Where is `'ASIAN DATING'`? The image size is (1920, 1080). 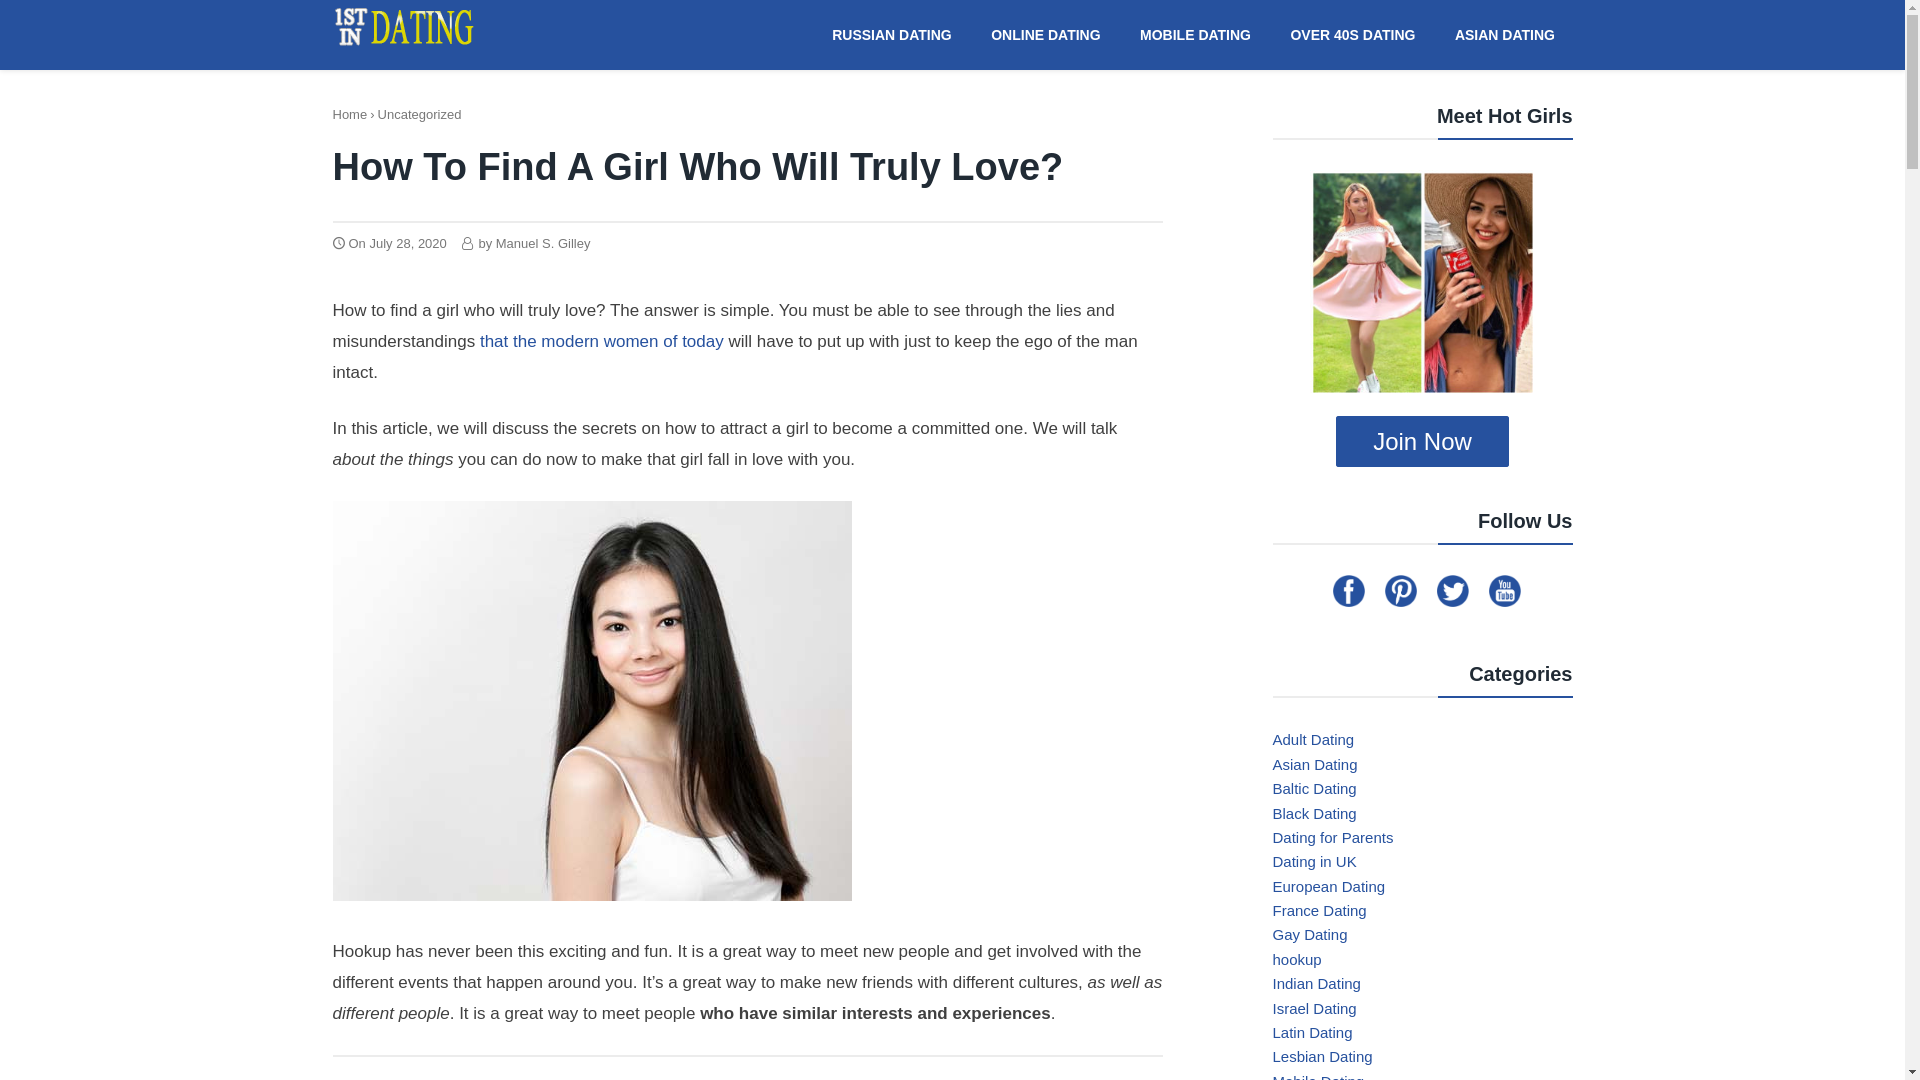 'ASIAN DATING' is located at coordinates (1504, 33).